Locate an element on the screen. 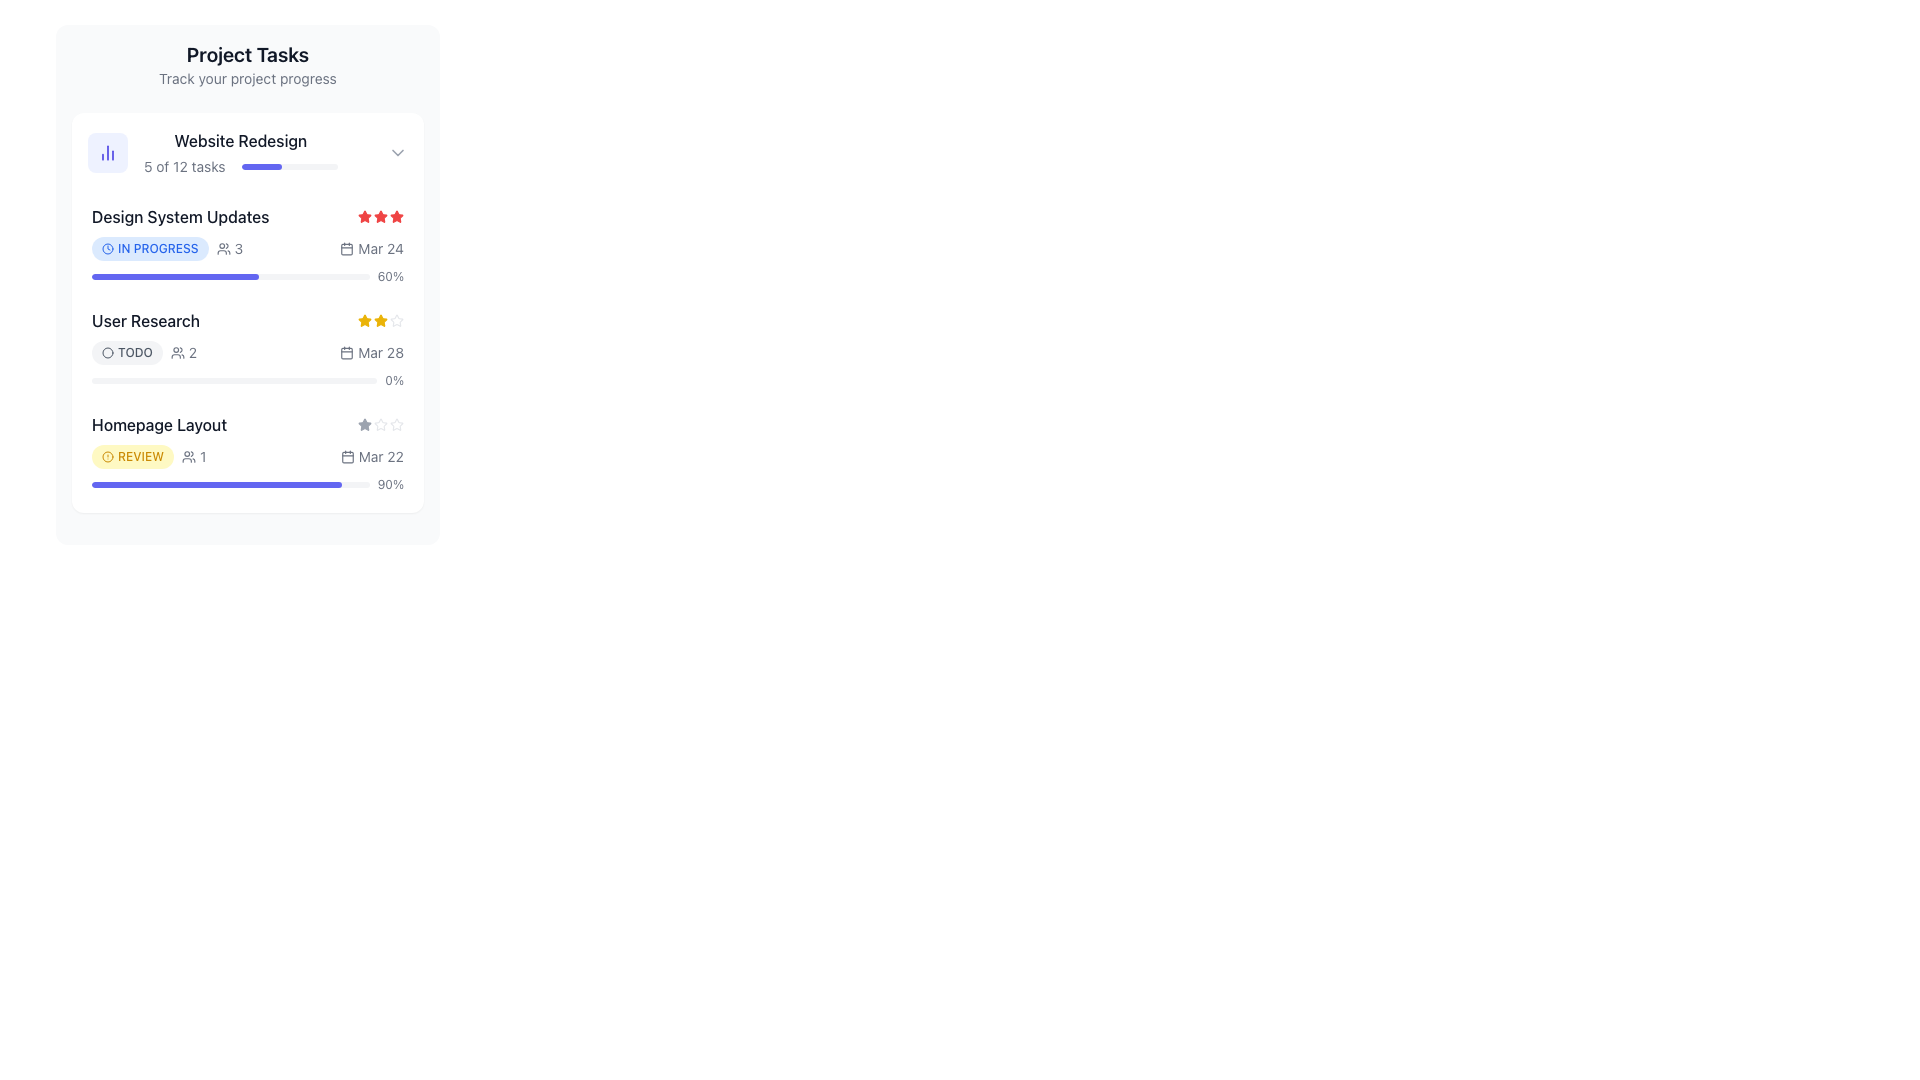  the 'TODO' status badge with a circular icon located in the 'User Research' section of the 'Project Tasks' card, which is positioned to the left of the number '2' is located at coordinates (126, 352).